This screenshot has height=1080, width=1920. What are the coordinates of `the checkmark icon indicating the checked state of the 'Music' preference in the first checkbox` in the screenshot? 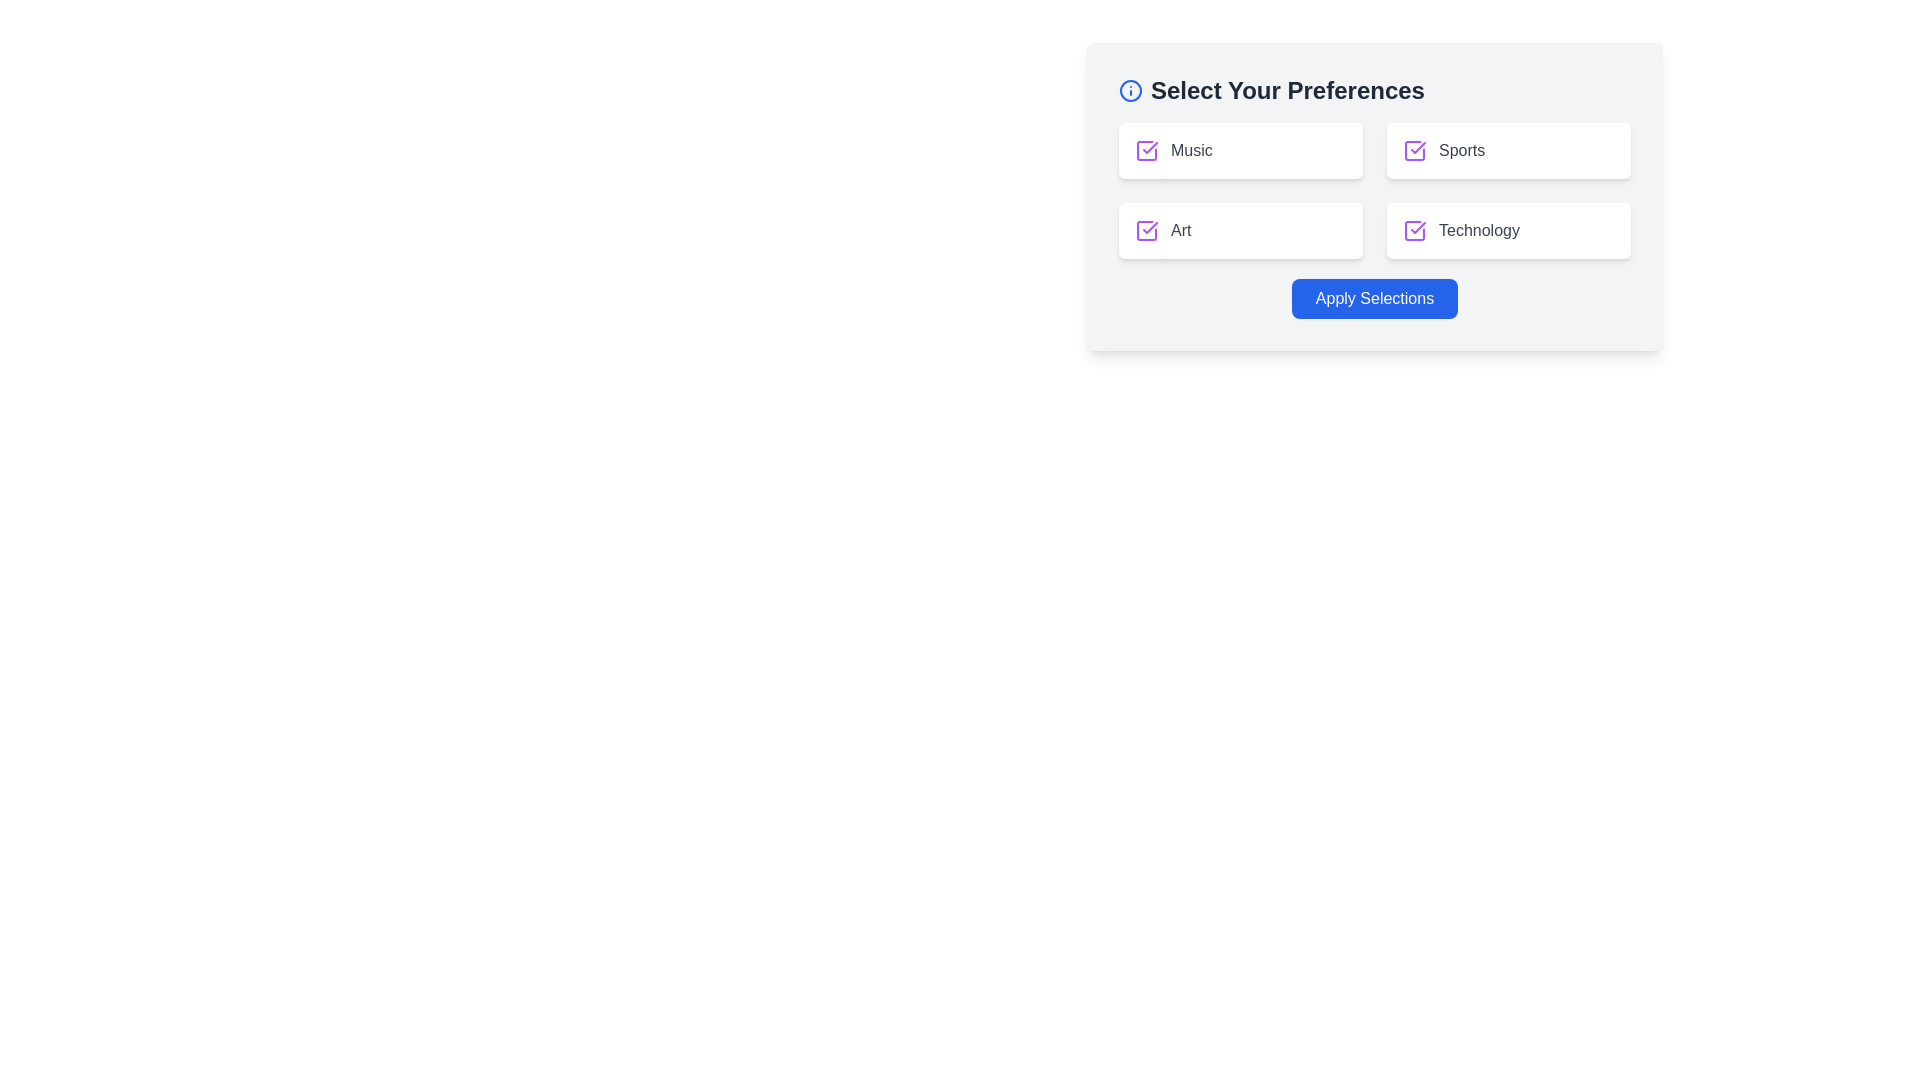 It's located at (1150, 146).